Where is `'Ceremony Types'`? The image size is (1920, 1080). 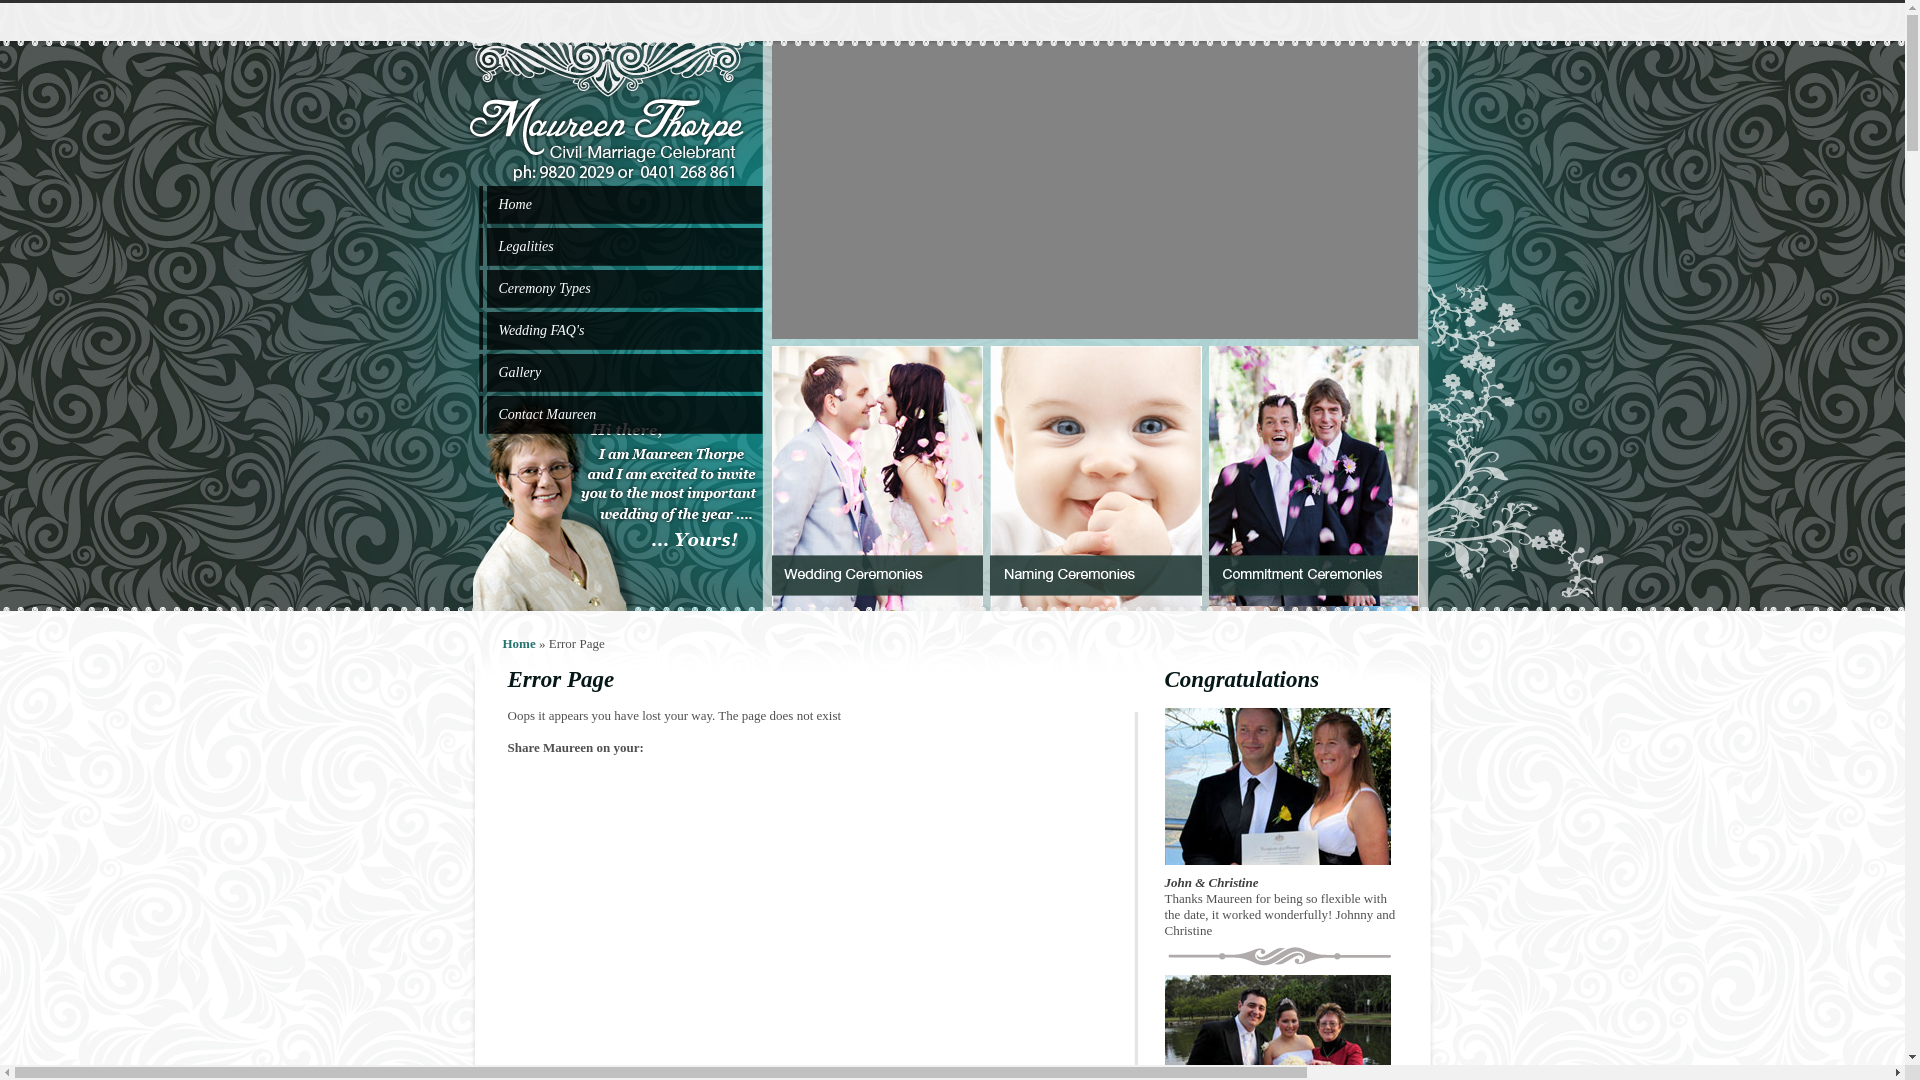
'Ceremony Types' is located at coordinates (543, 288).